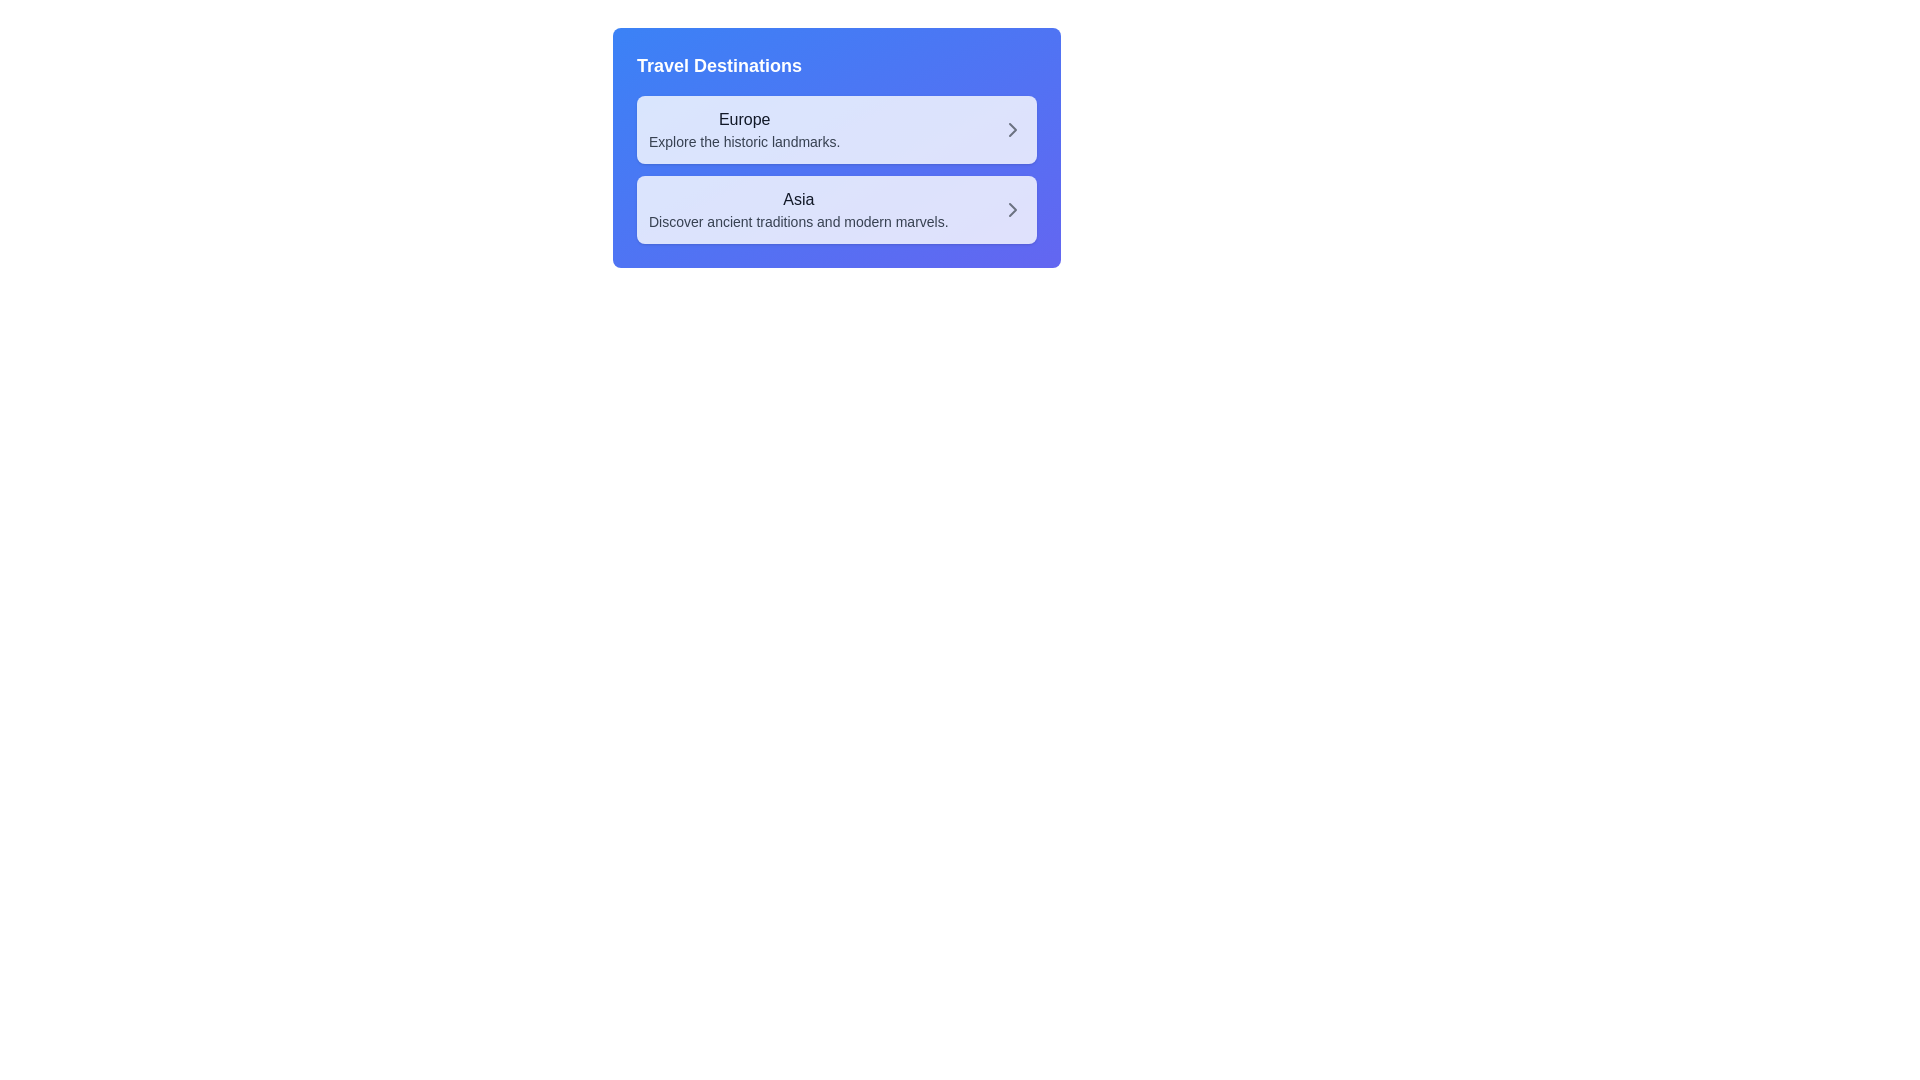 Image resolution: width=1920 pixels, height=1080 pixels. Describe the element at coordinates (1012, 209) in the screenshot. I see `the right-facing chevron icon styled with gray color within the card component titled 'Asia', located adjacent to the text 'Discover ancient traditions and modern marvels.'` at that location.